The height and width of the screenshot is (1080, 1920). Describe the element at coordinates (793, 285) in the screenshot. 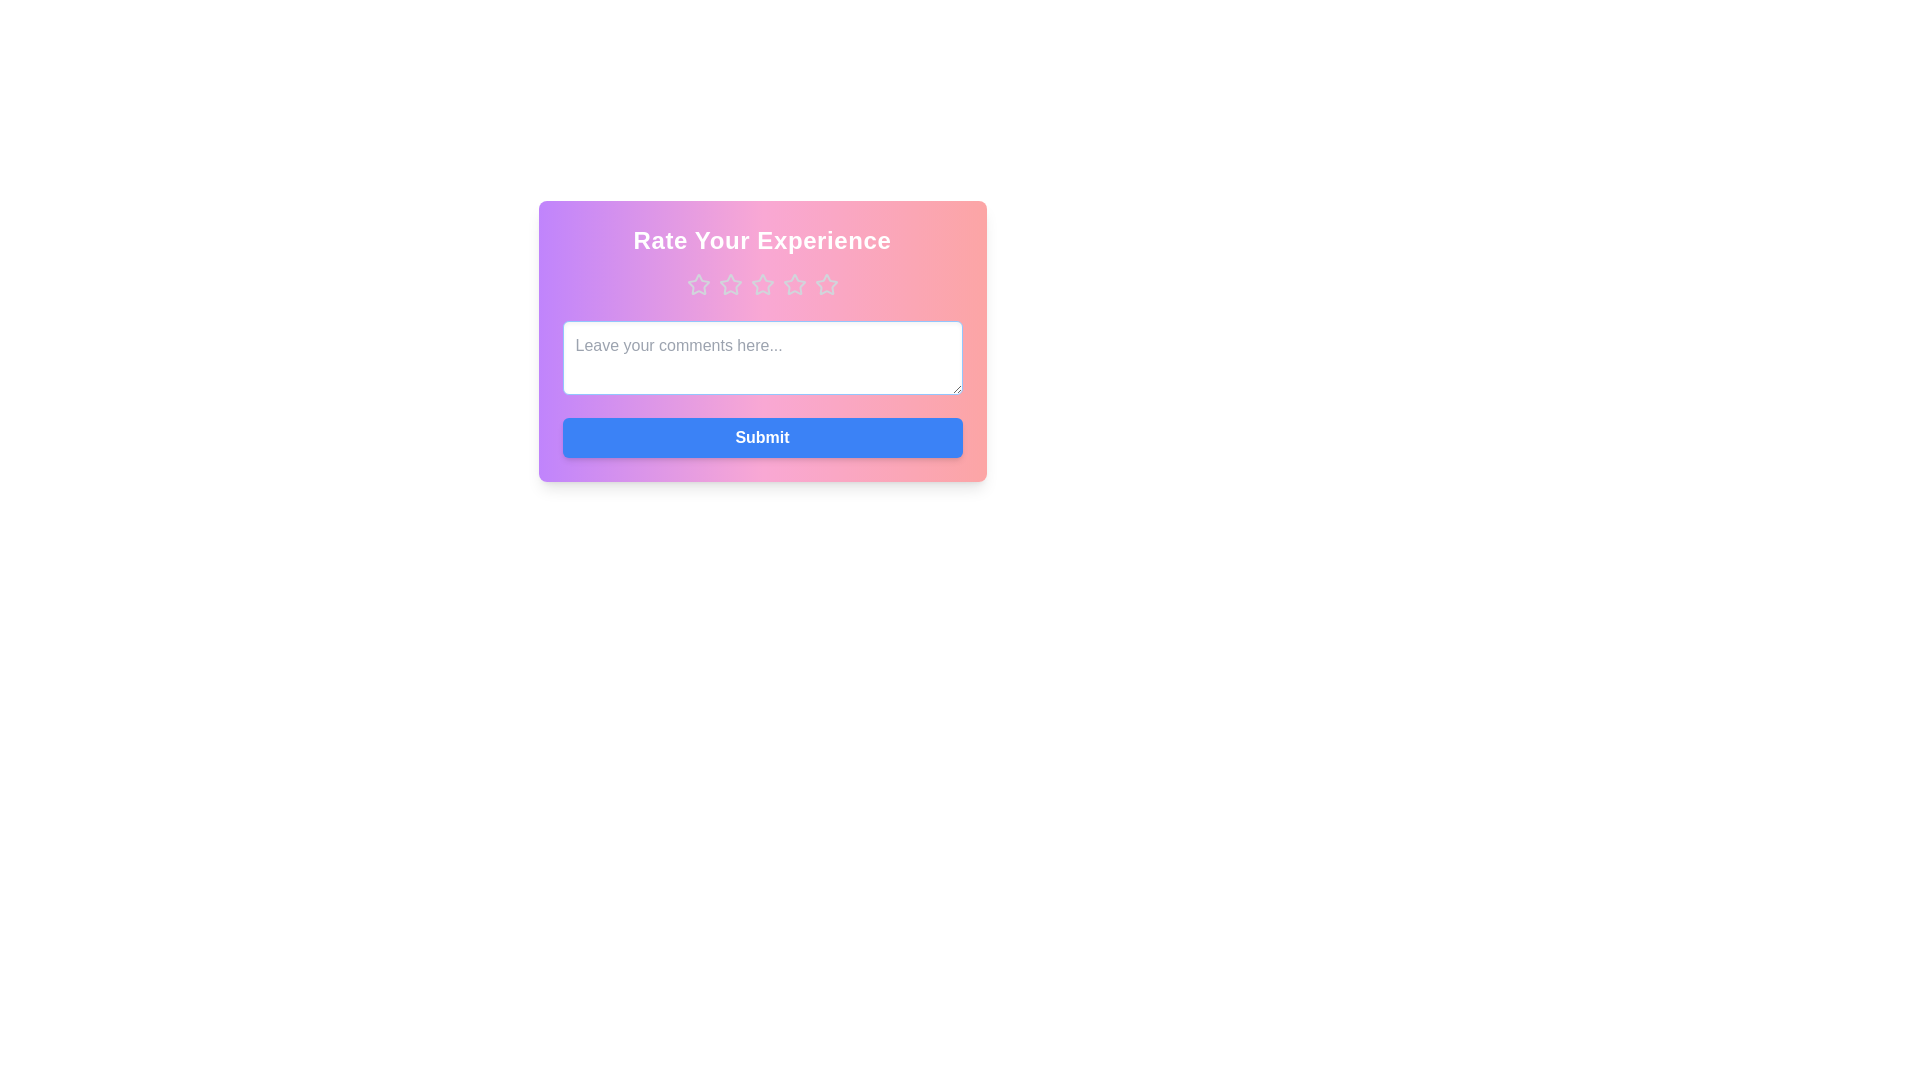

I see `the star corresponding to the desired rating 4` at that location.